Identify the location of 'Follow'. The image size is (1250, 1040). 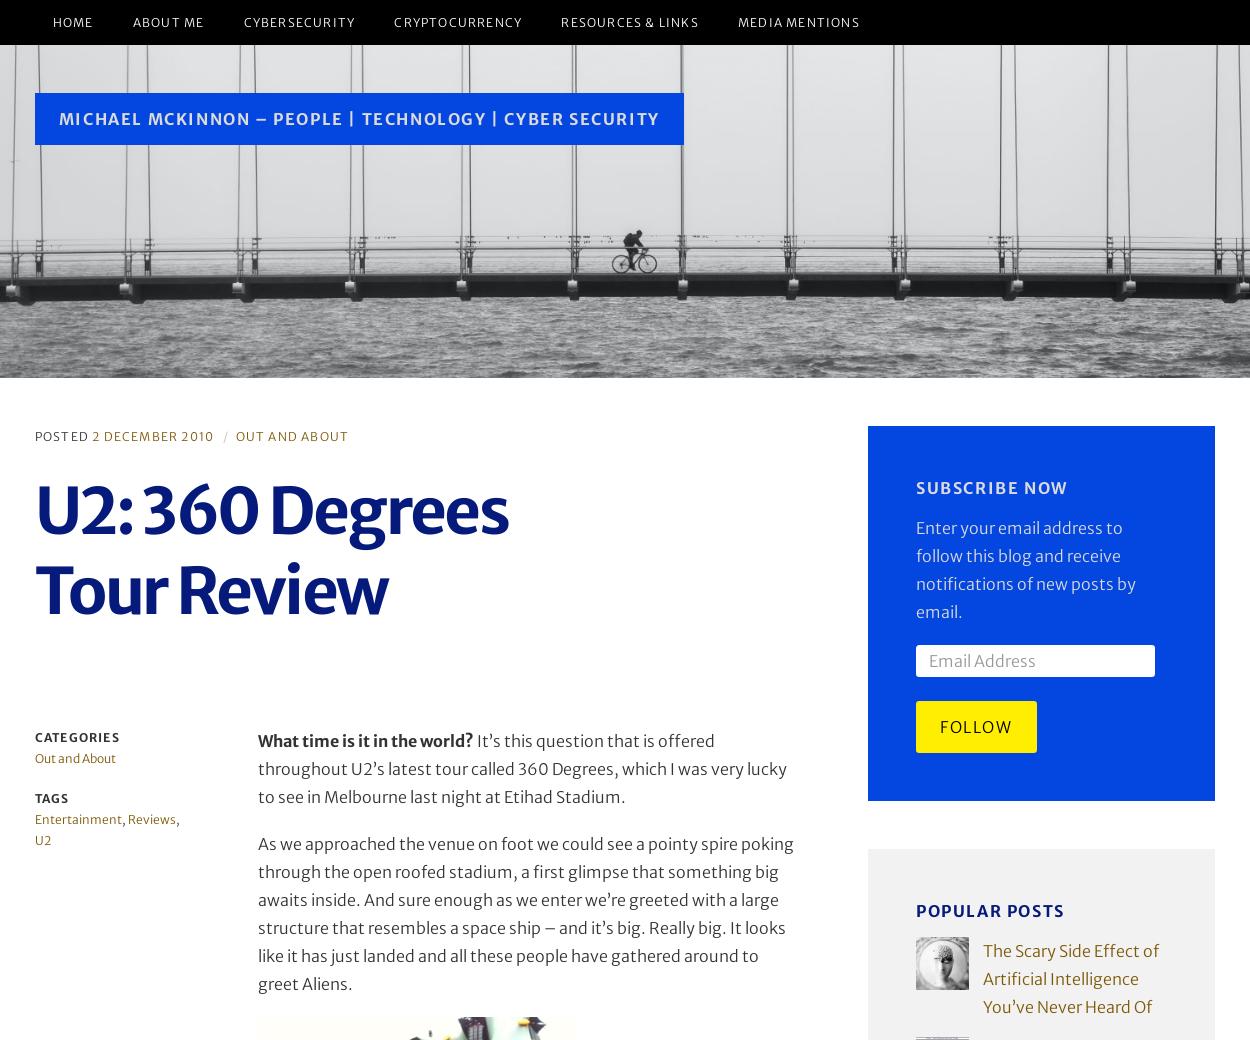
(939, 726).